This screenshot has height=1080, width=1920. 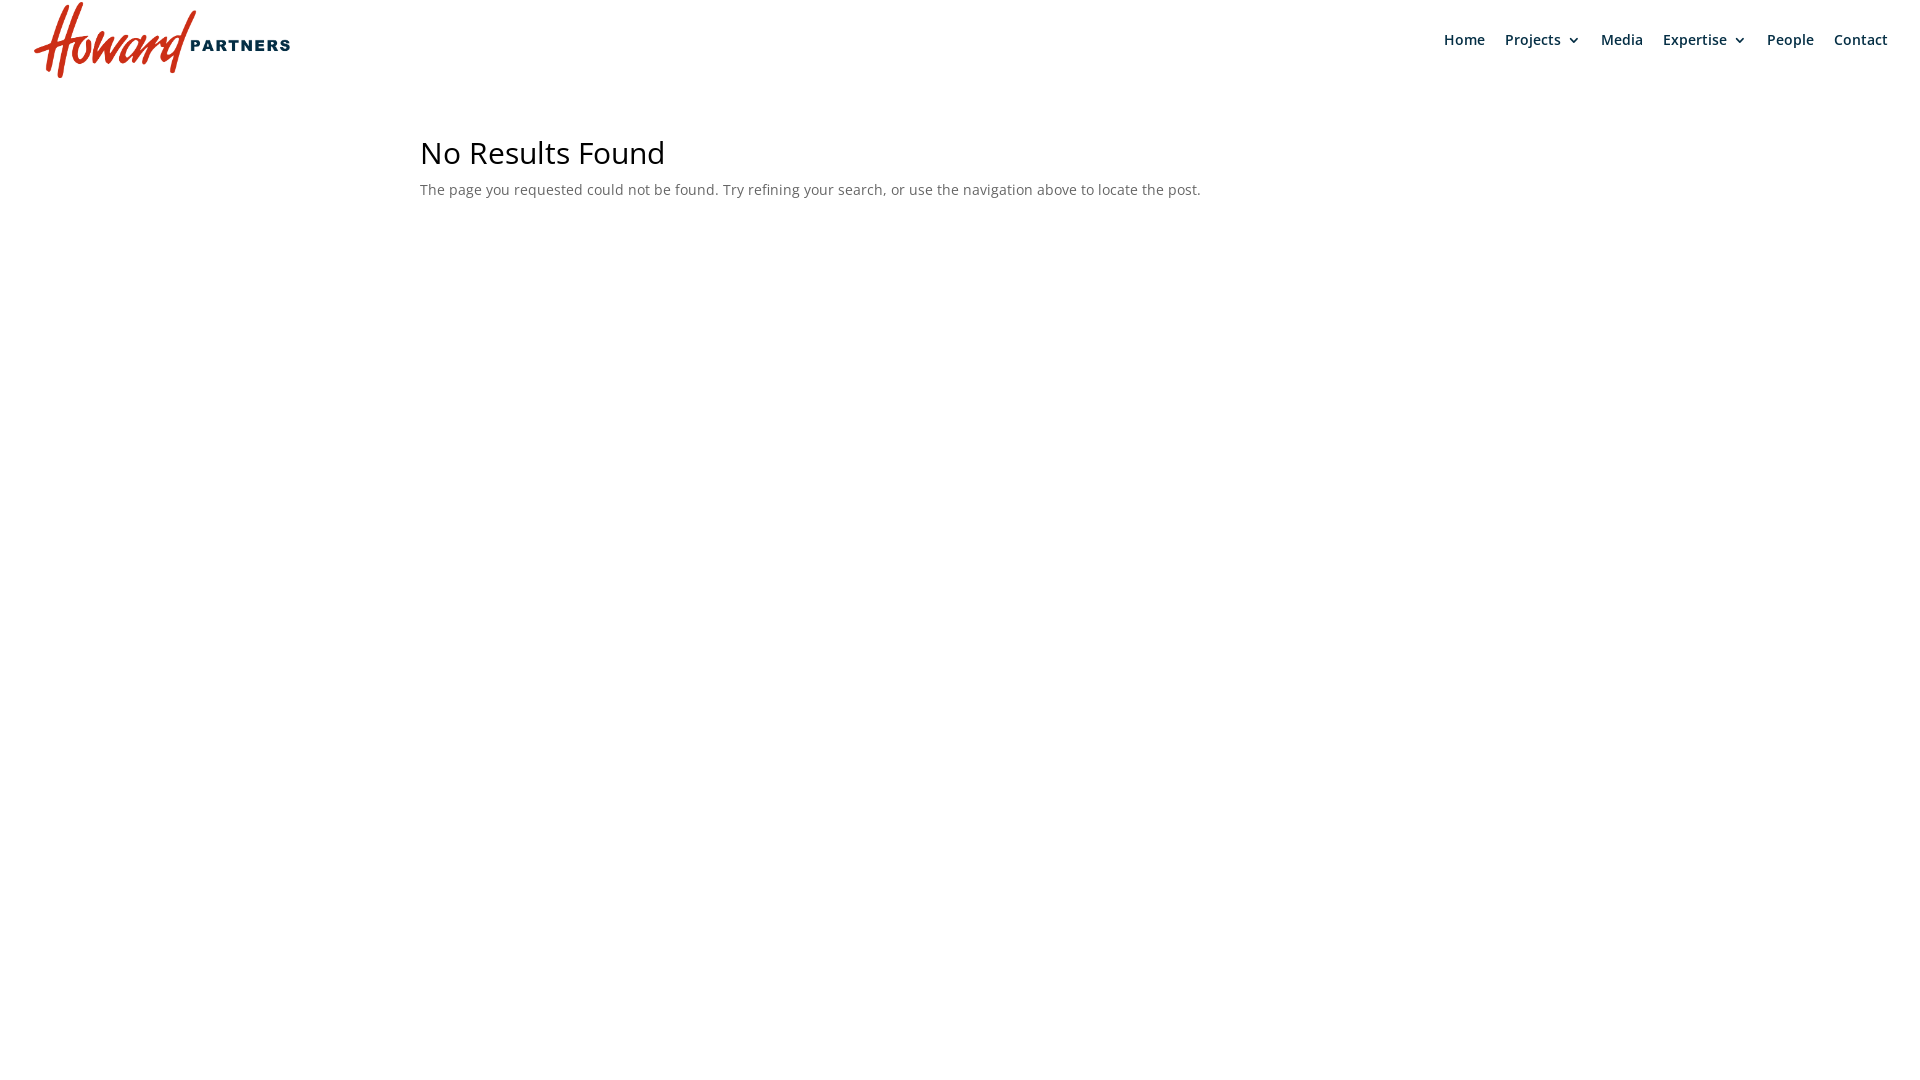 I want to click on 'Projects', so click(x=1541, y=55).